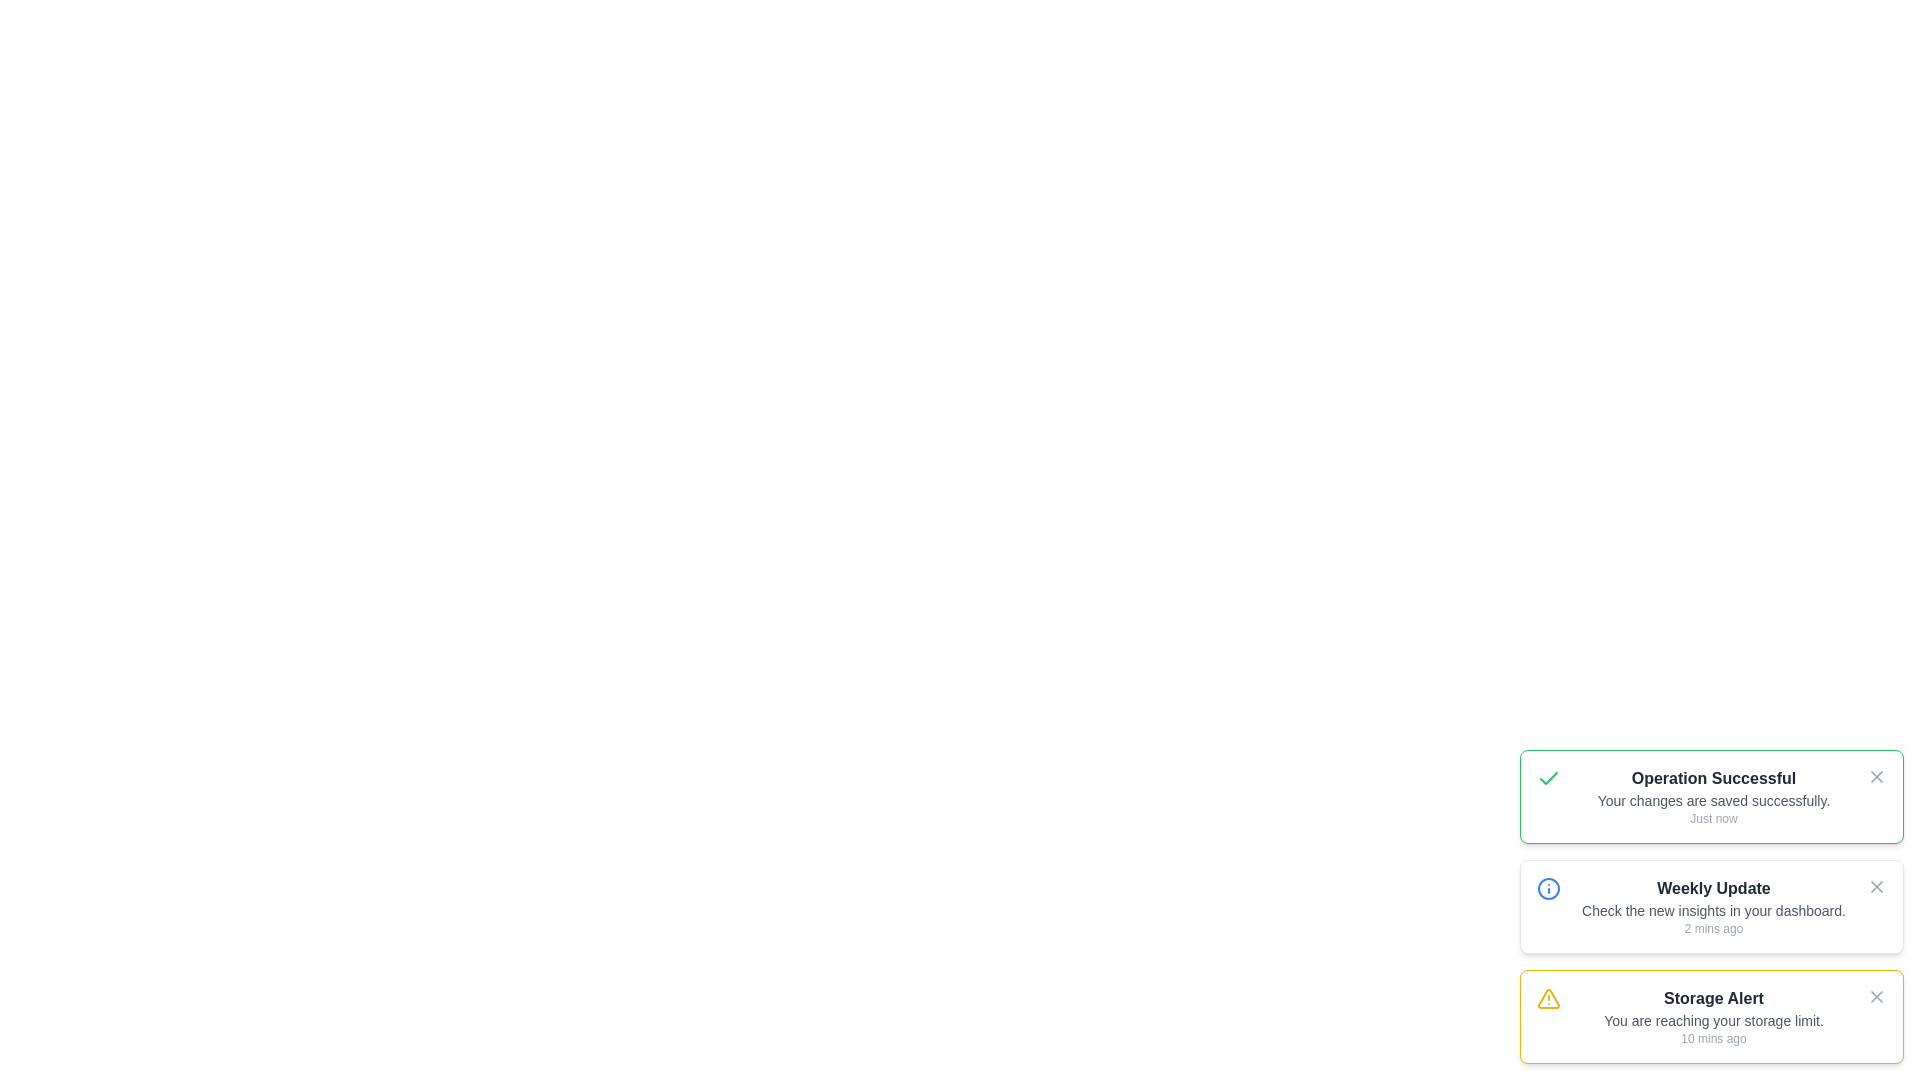 Image resolution: width=1920 pixels, height=1080 pixels. What do you see at coordinates (1712, 906) in the screenshot?
I see `the middle notification card displaying 'Weekly Update' which contains the message 'Check the new insights in your dashboard.' and a timestamp '2 mins ago'` at bounding box center [1712, 906].